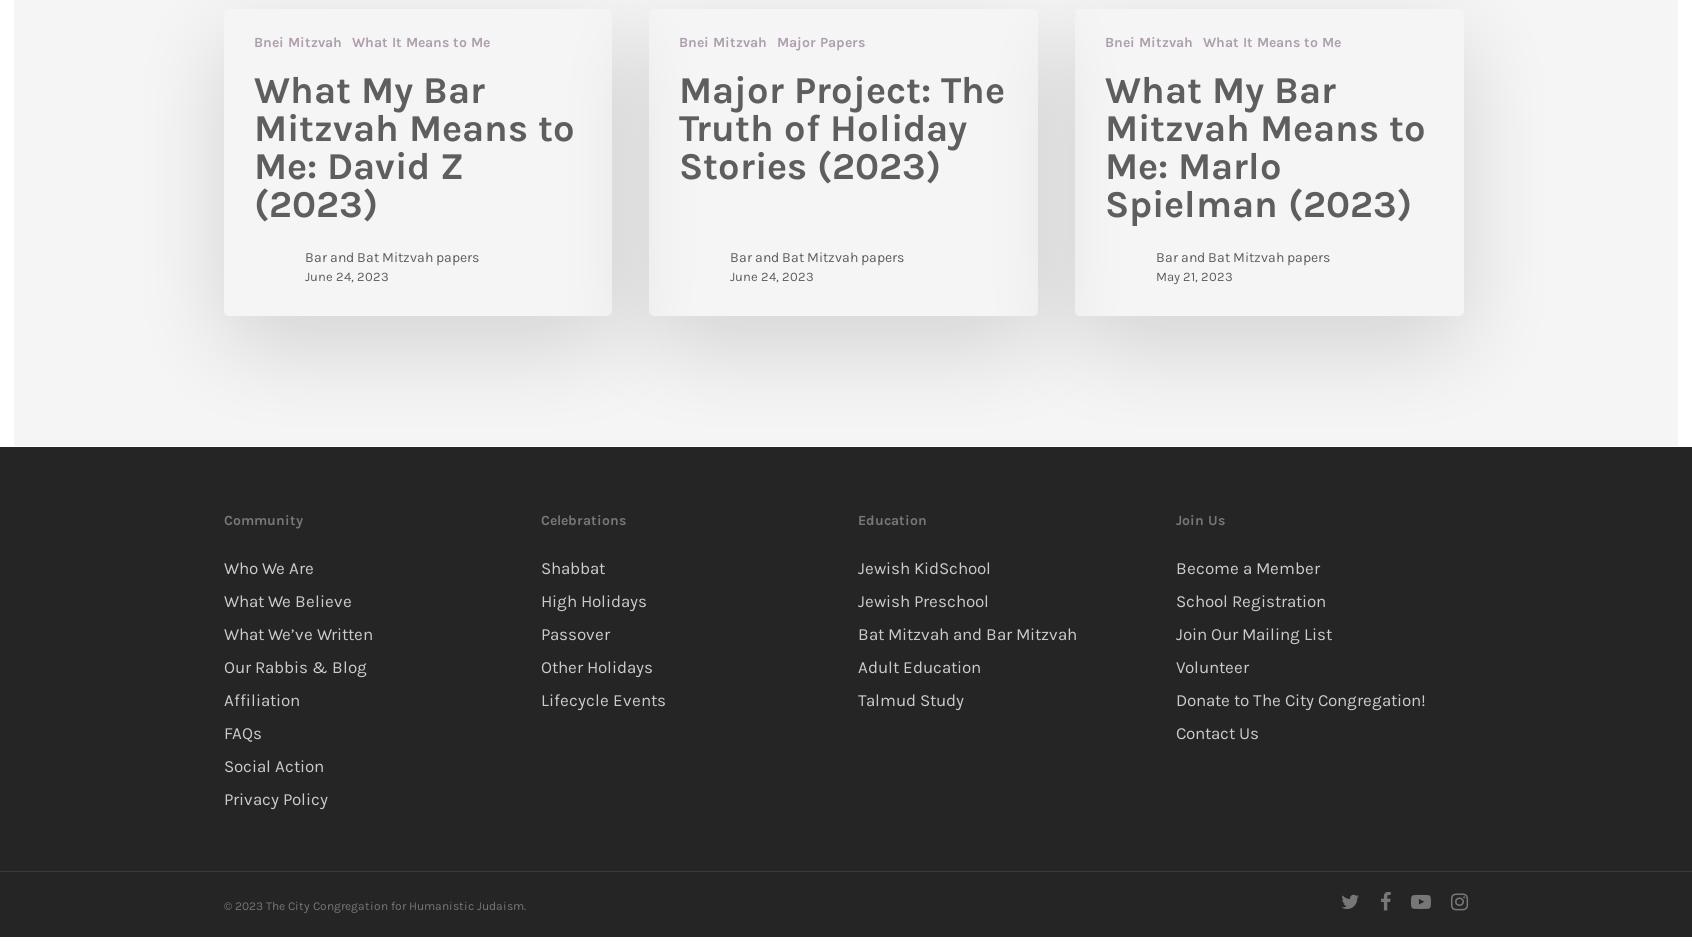  What do you see at coordinates (241, 732) in the screenshot?
I see `'FAQs'` at bounding box center [241, 732].